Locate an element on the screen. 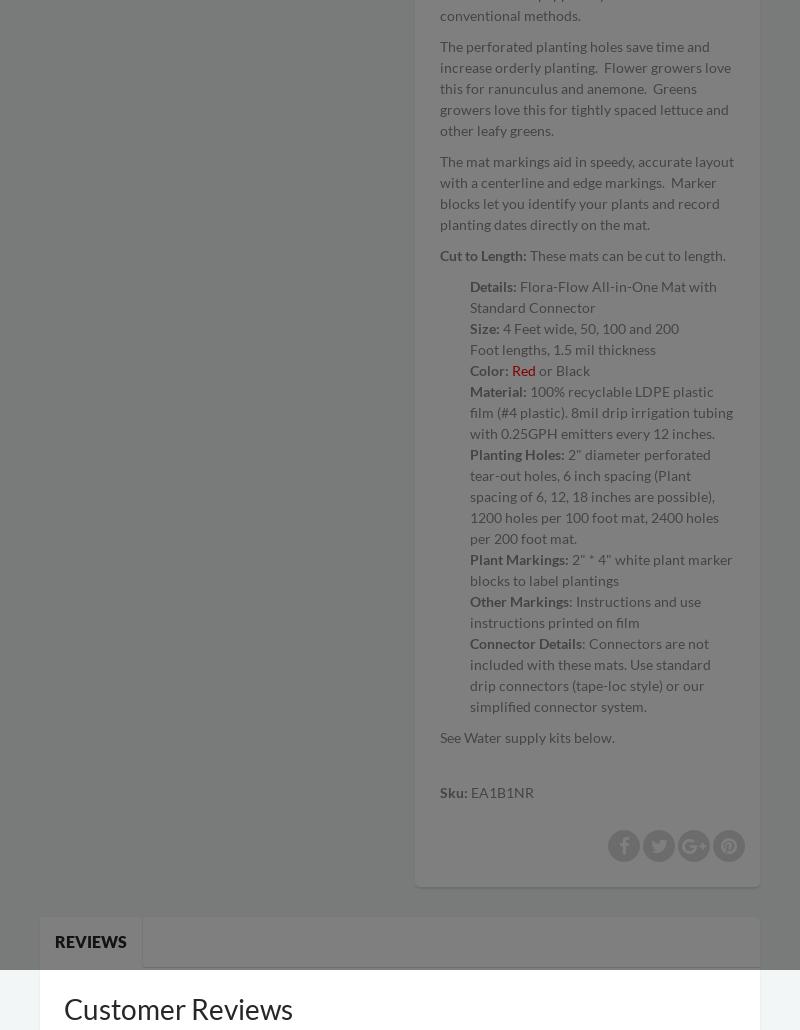  'Flora-Flow All-in-One Mat with Standard Connector' is located at coordinates (592, 295).